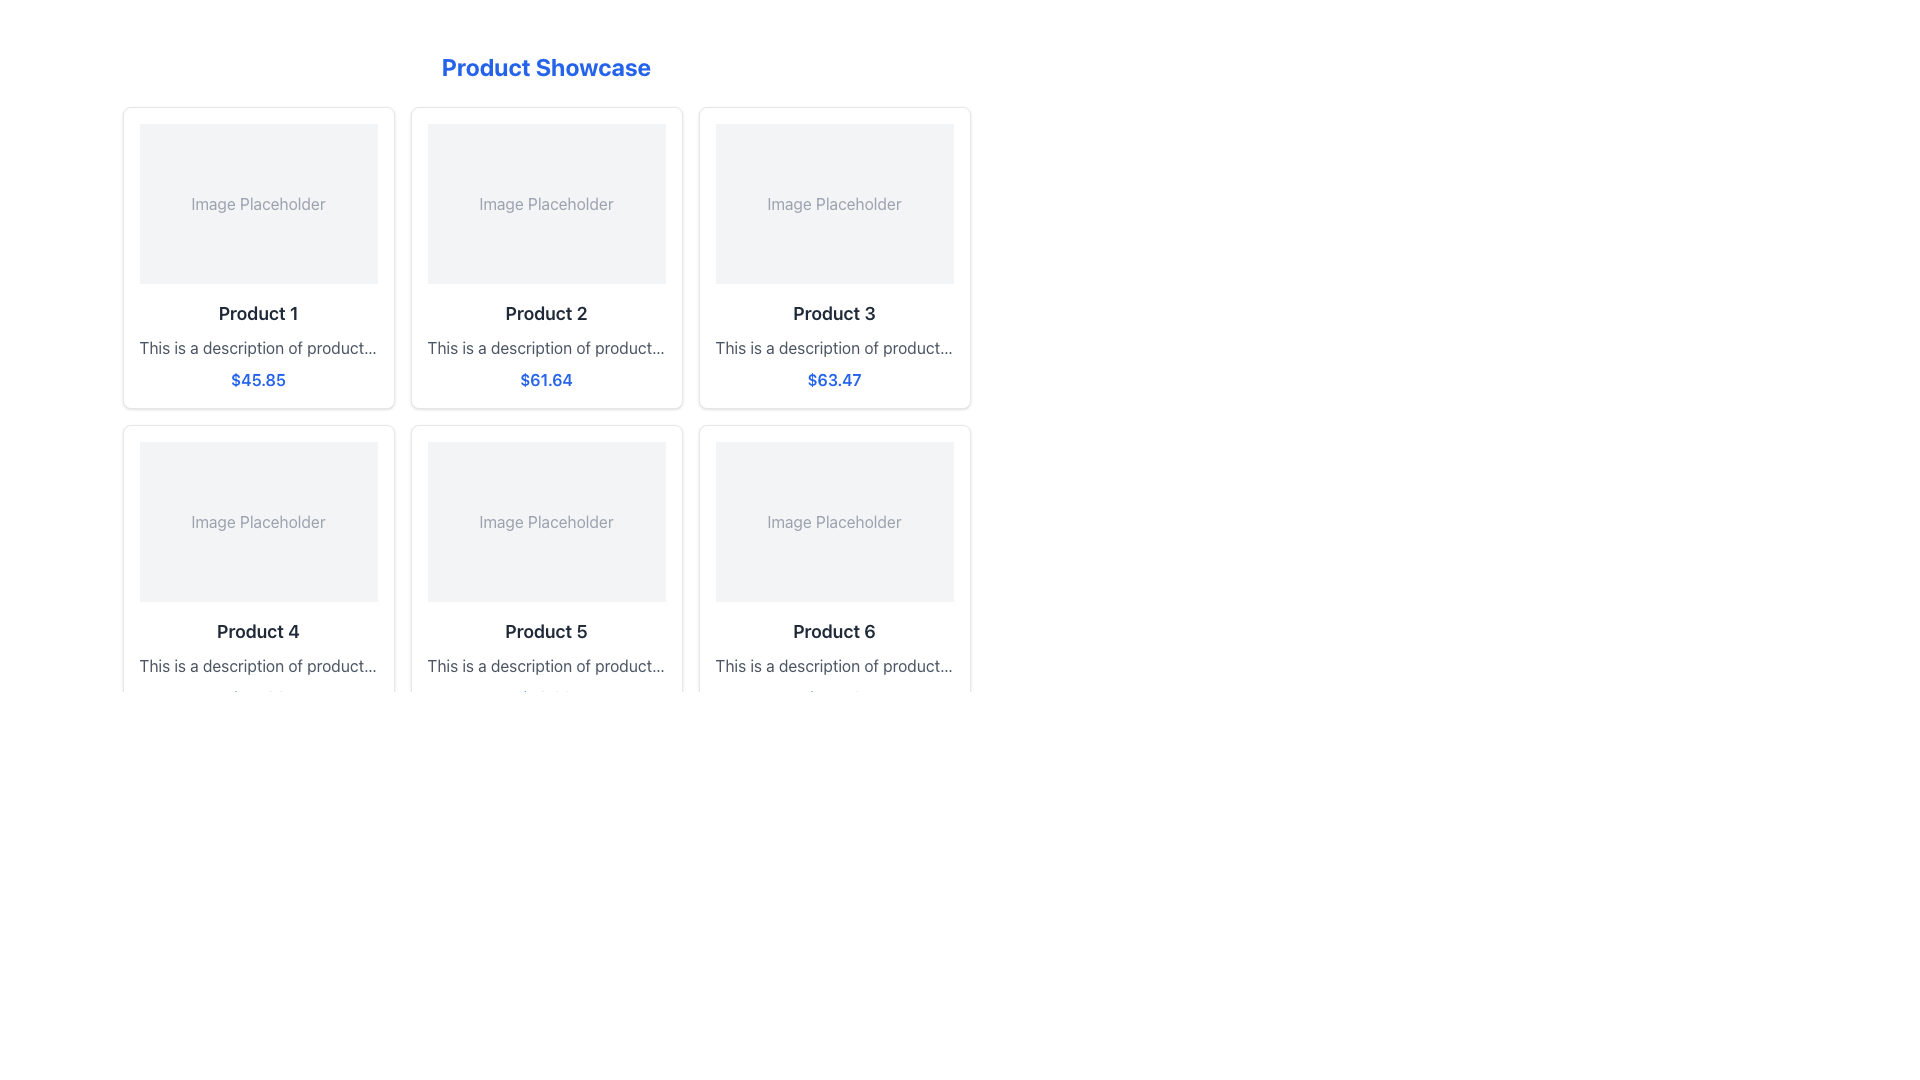 The height and width of the screenshot is (1080, 1920). Describe the element at coordinates (546, 346) in the screenshot. I see `the static text element displaying 'This is a description of product 2.' which is located beneath the product title 'Product 2' and above the price '$61.64' in the second card of the grid layout` at that location.